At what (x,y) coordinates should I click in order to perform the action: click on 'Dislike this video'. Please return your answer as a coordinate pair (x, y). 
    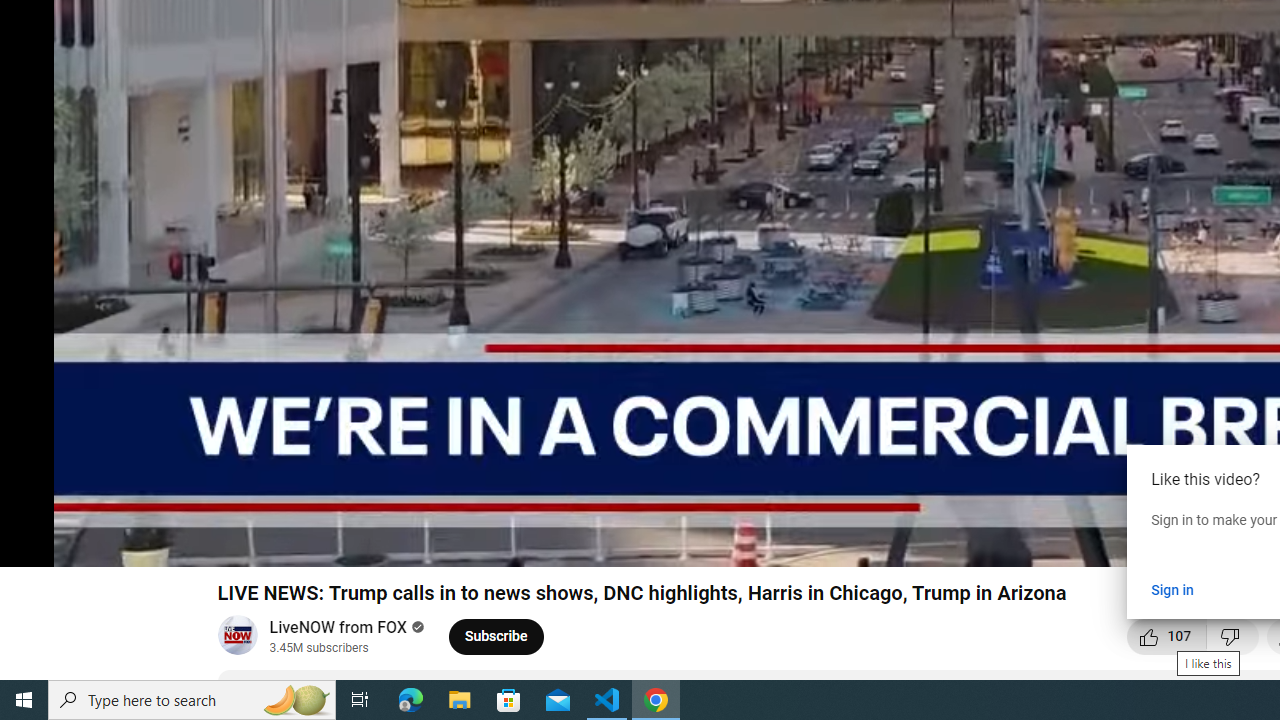
    Looking at the image, I should click on (1232, 636).